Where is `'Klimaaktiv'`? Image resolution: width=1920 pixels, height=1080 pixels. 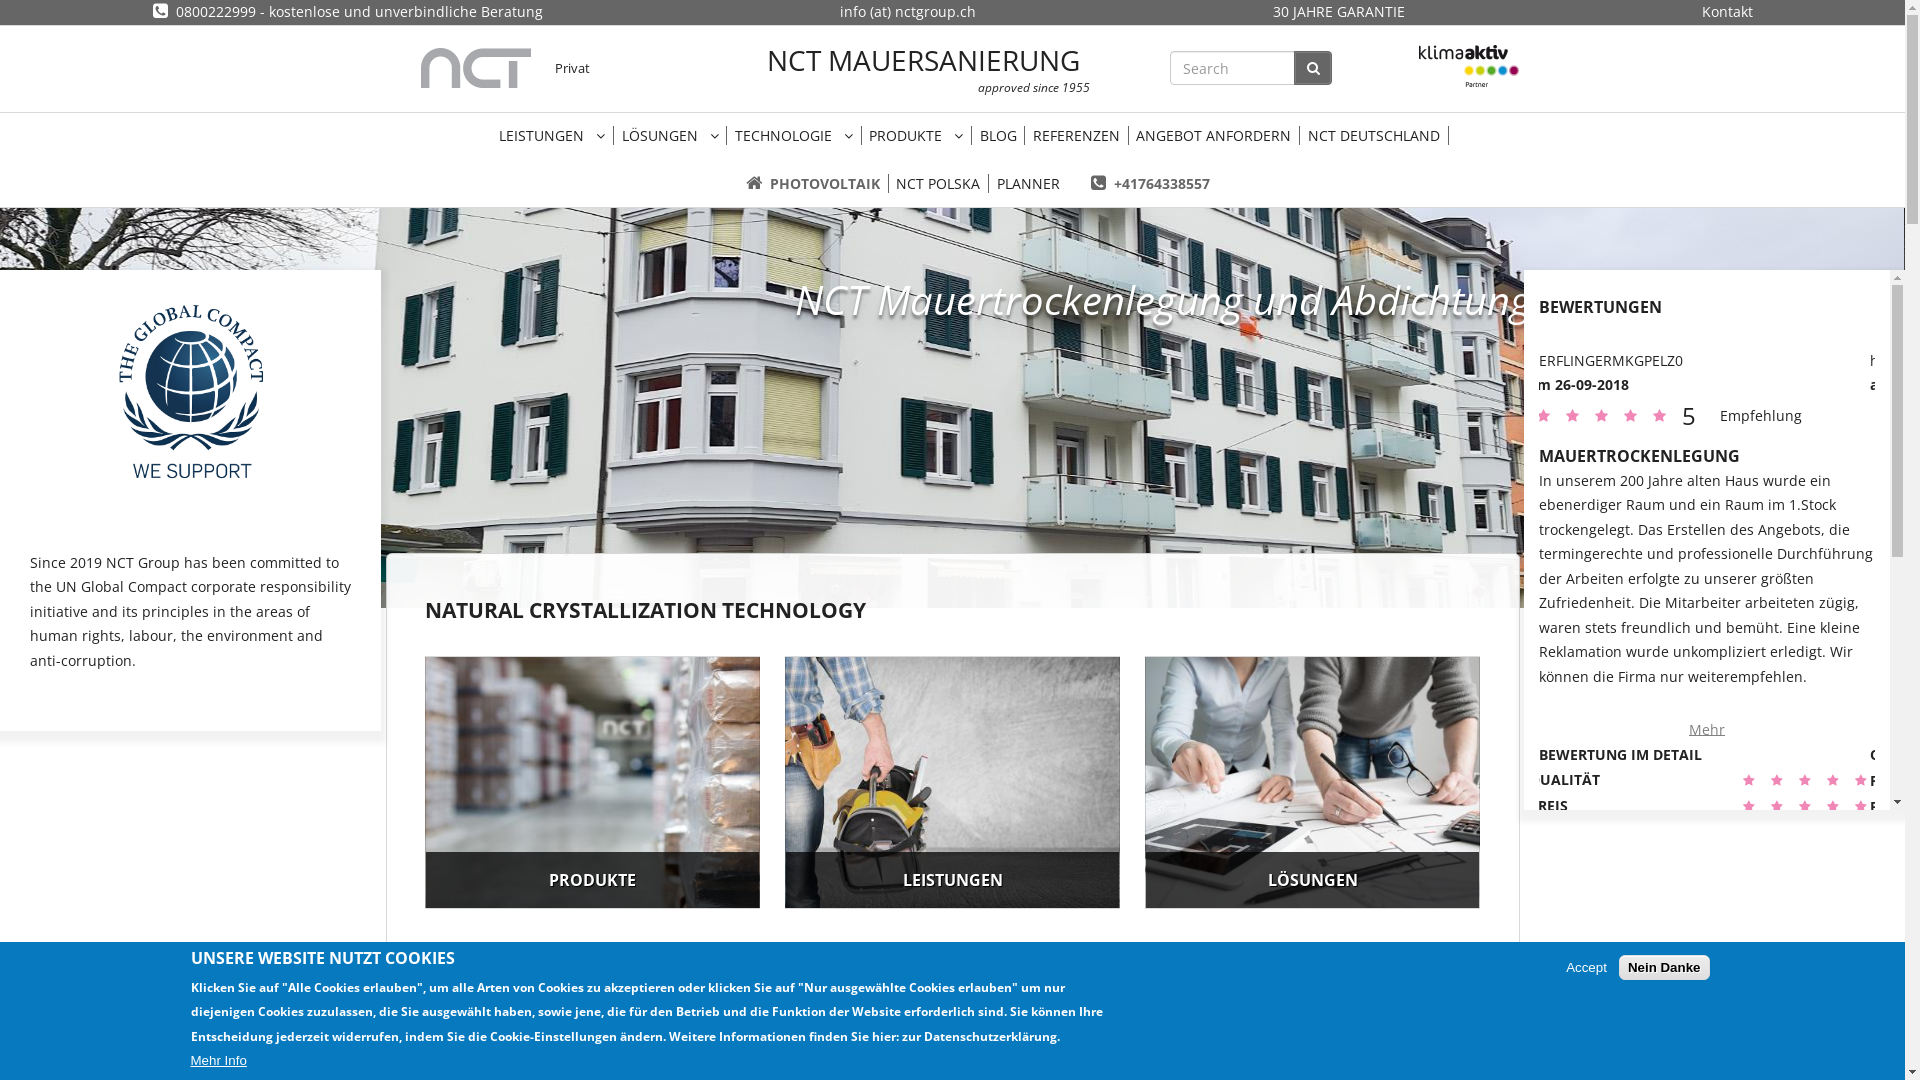
'Klimaaktiv' is located at coordinates (1468, 67).